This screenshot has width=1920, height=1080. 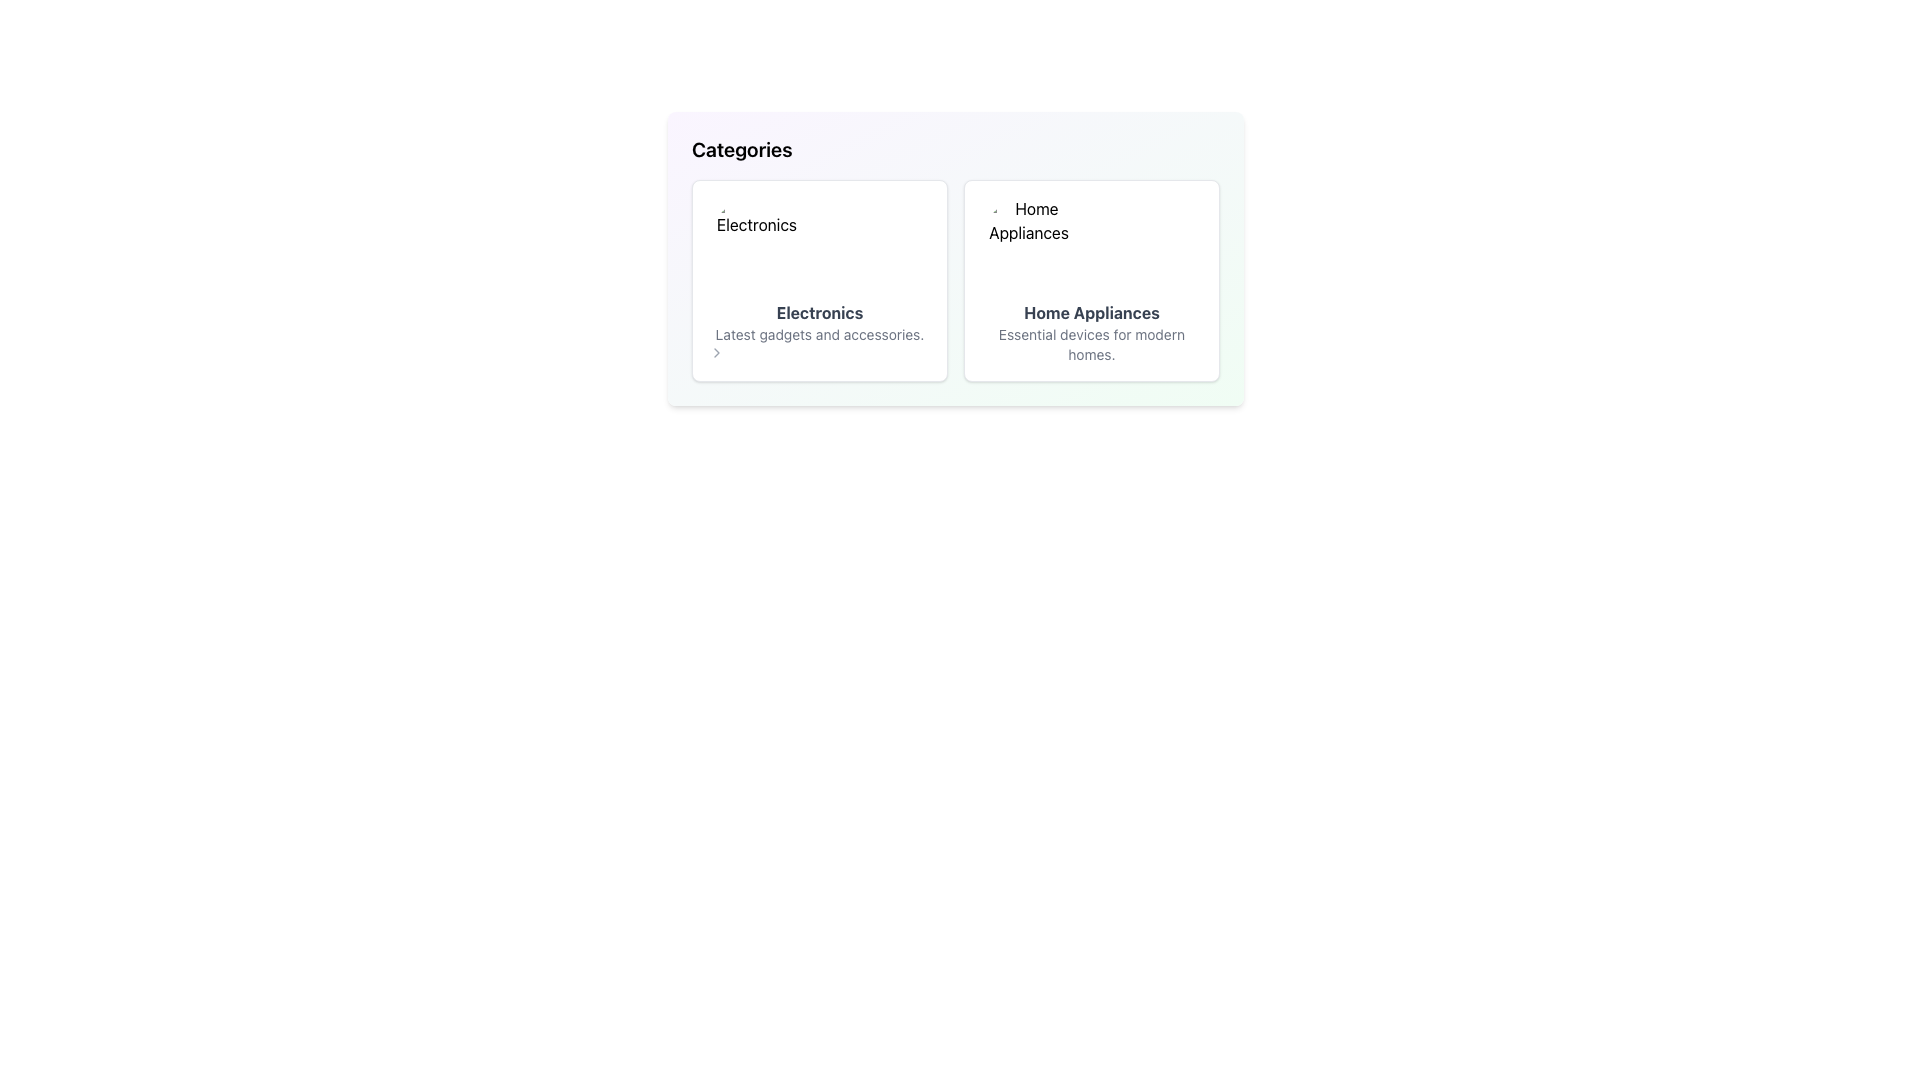 What do you see at coordinates (820, 334) in the screenshot?
I see `the Text Label displaying 'Latest gadgets and accessories.' located below the title 'Electronics' within the card layout` at bounding box center [820, 334].